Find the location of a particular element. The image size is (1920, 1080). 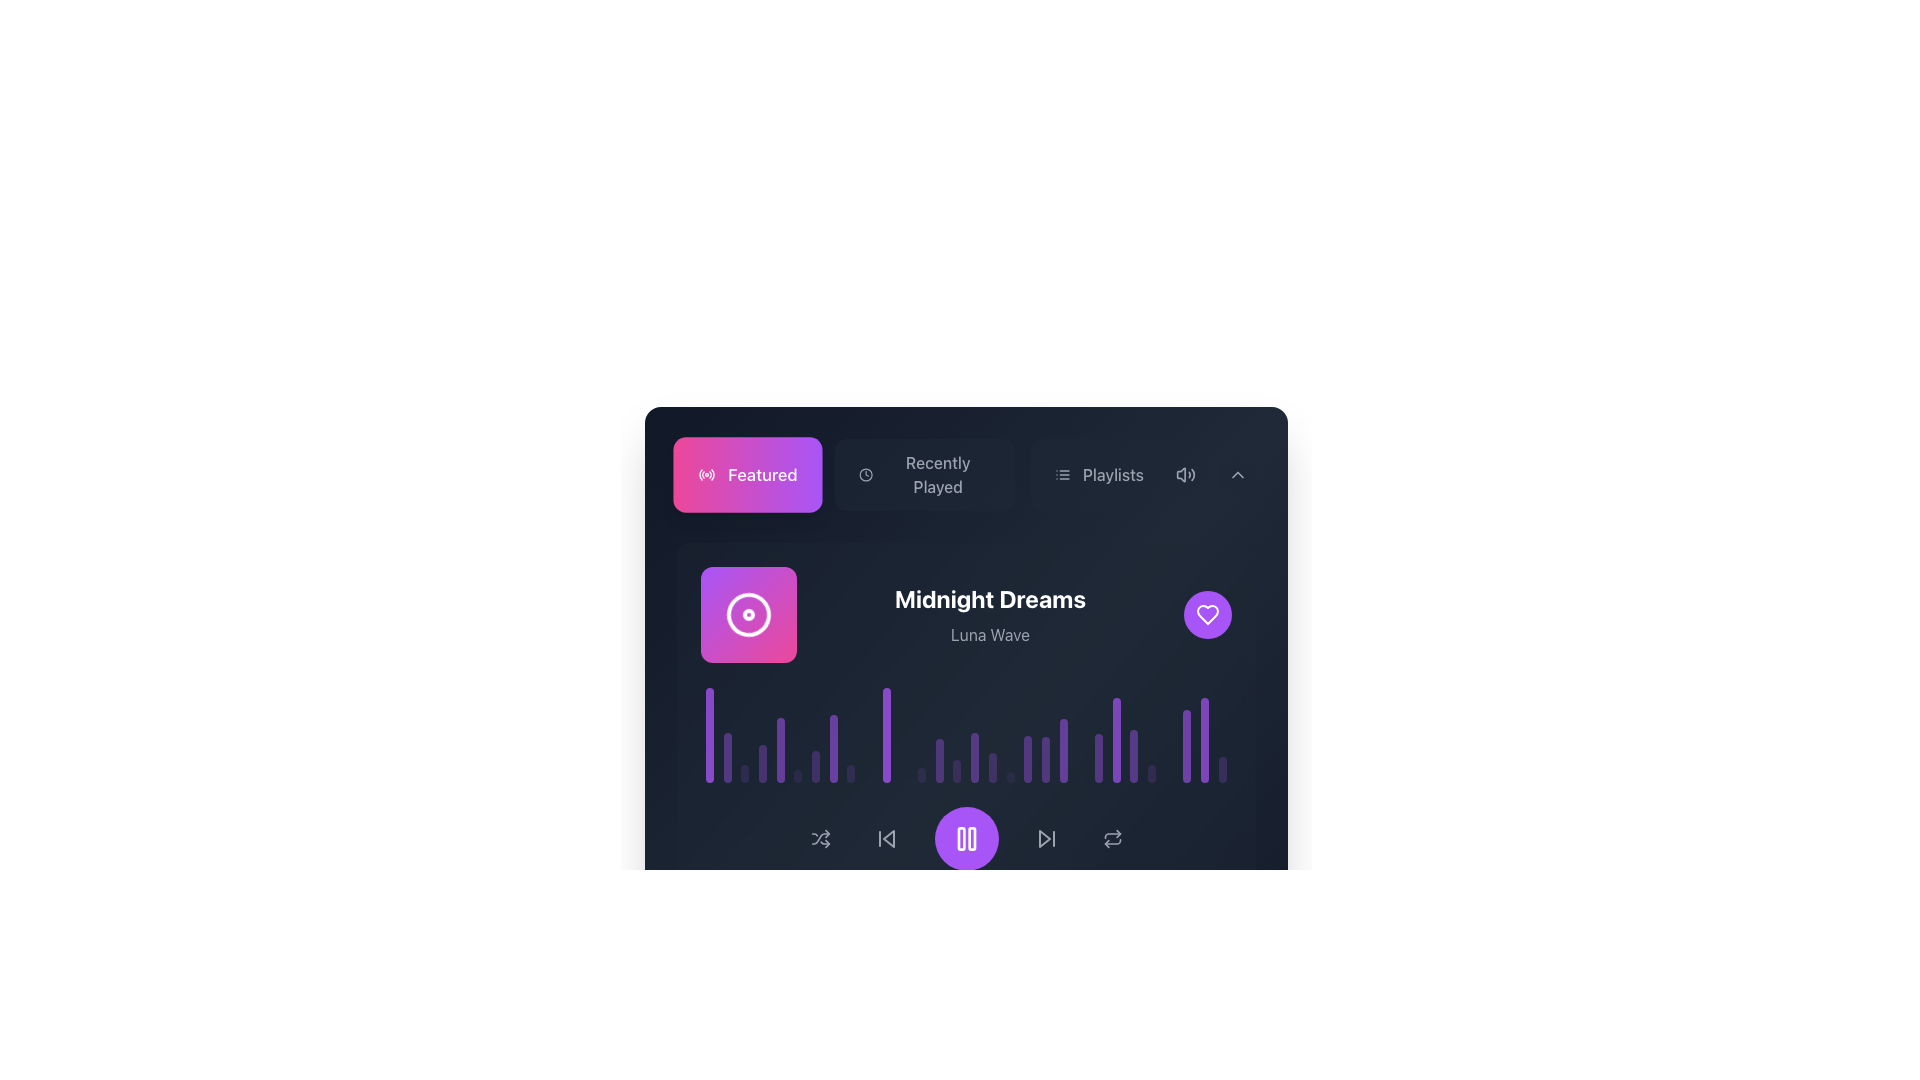

the twenty-fourth vertical bar of the visualizer, which is a rectangular bar with rounded edges and a gradient purple color, part of a music player interface is located at coordinates (1187, 746).